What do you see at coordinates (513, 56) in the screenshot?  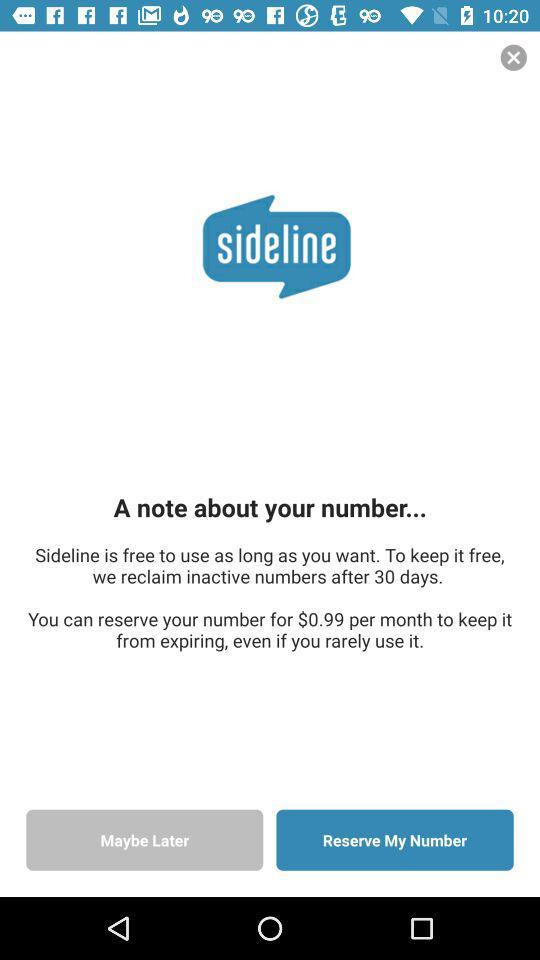 I see `the close icon` at bounding box center [513, 56].